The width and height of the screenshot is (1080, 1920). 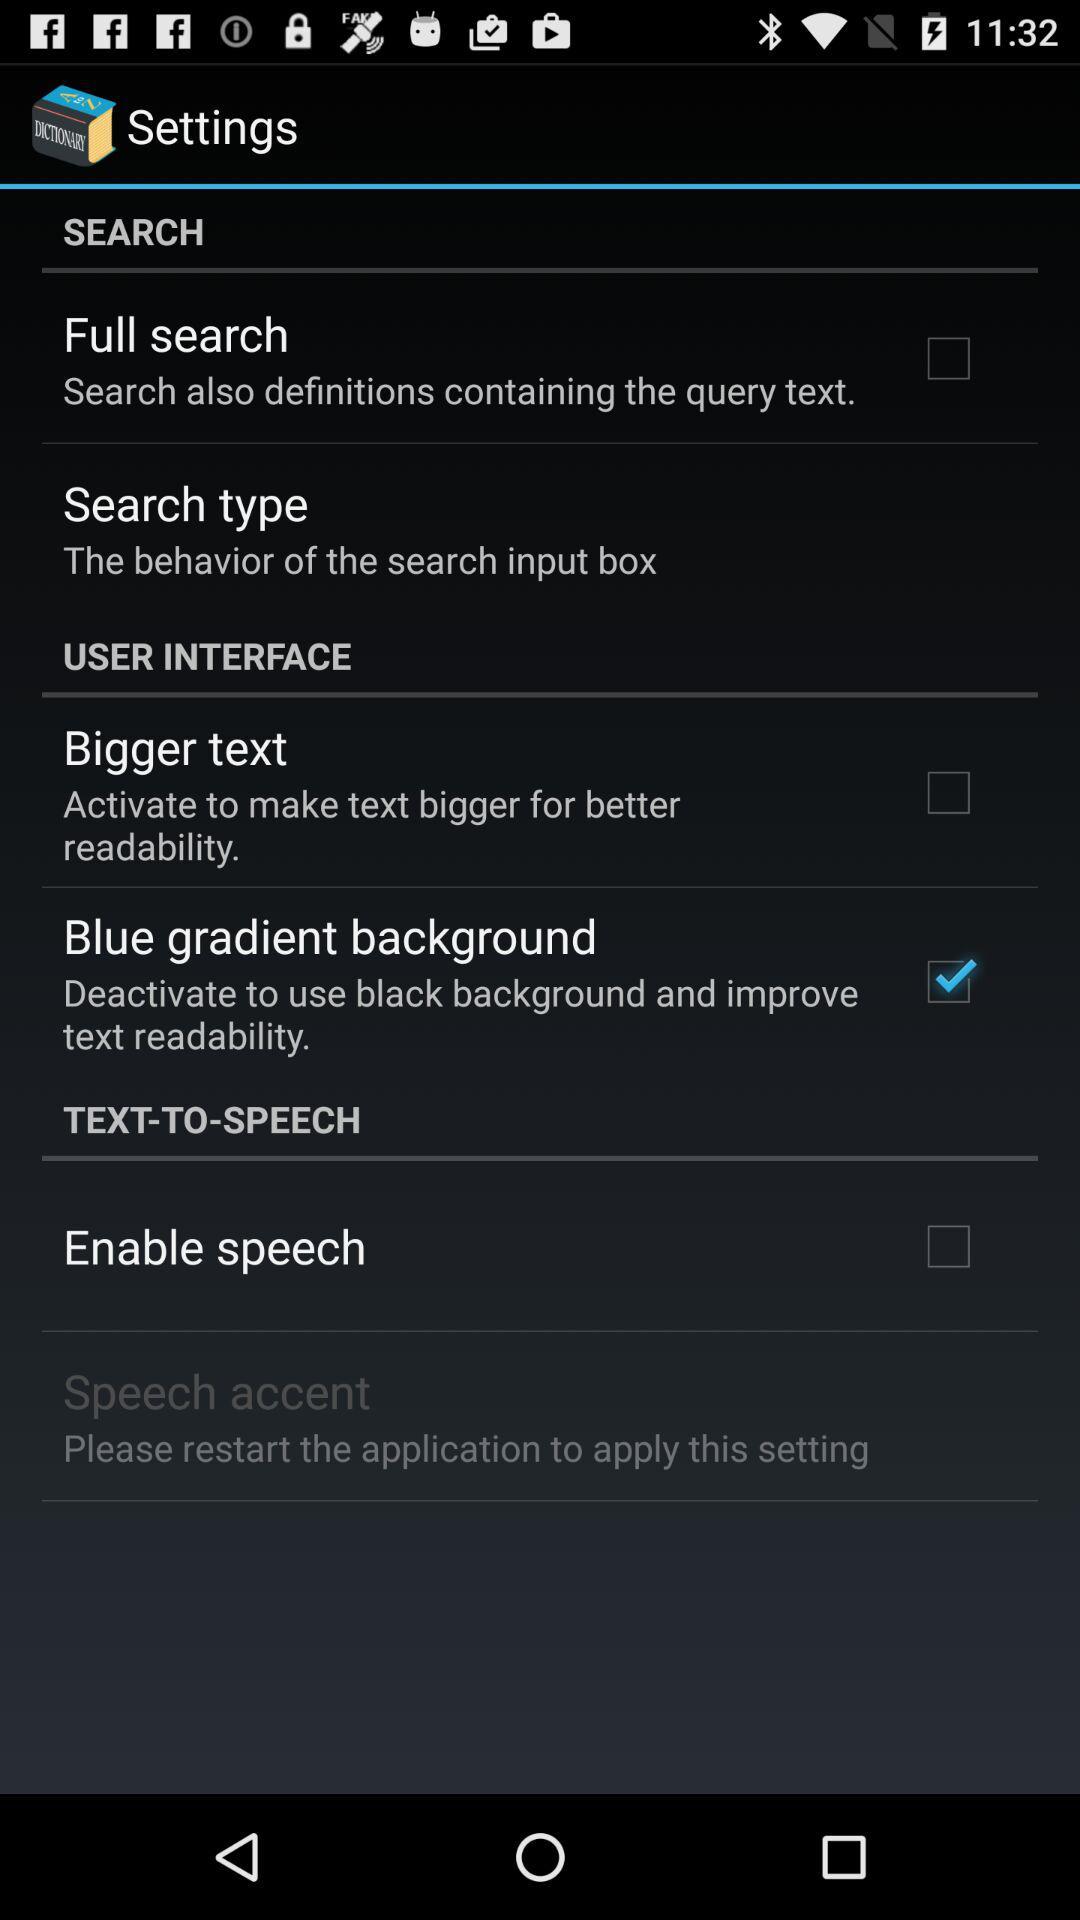 What do you see at coordinates (459, 389) in the screenshot?
I see `the search also definitions icon` at bounding box center [459, 389].